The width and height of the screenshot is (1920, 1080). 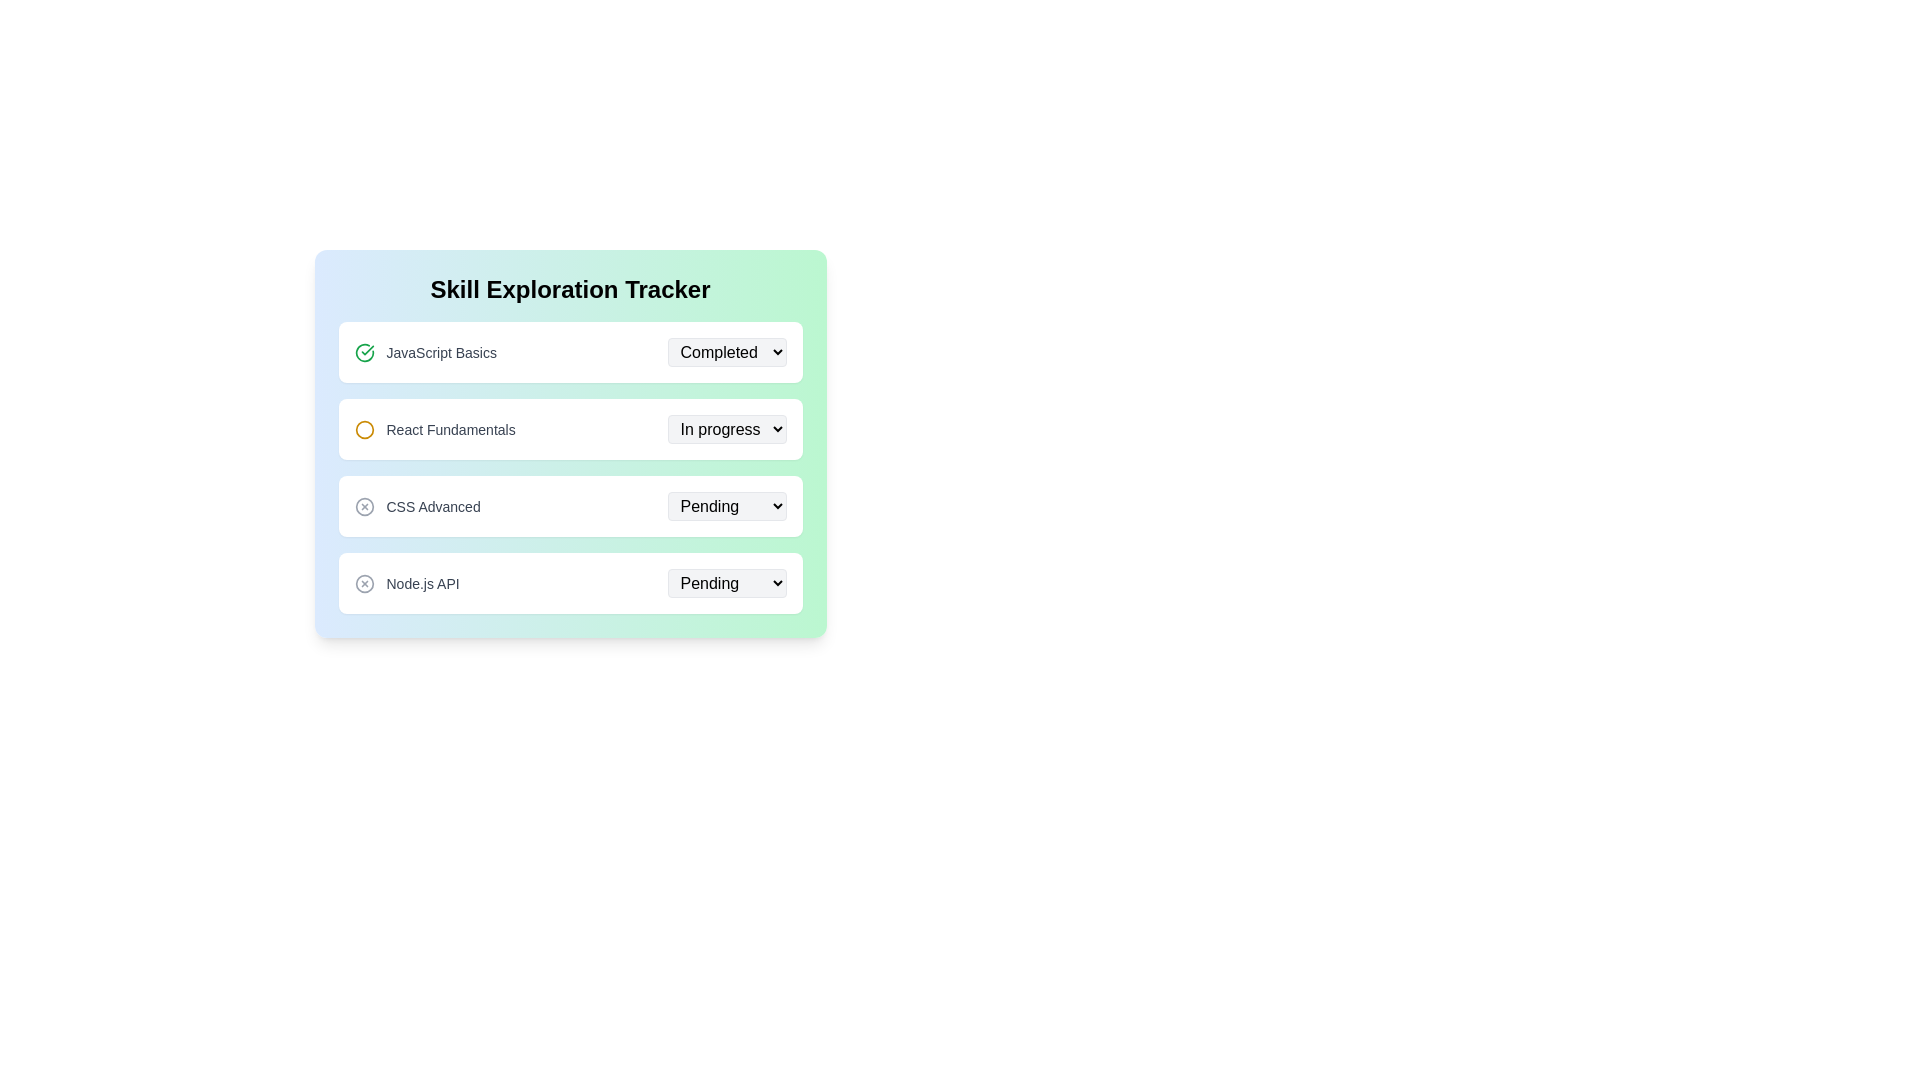 What do you see at coordinates (364, 583) in the screenshot?
I see `the status or actionable icon located at the extreme left of the 'Node.js API' row in the Skill Exploration Tracker module` at bounding box center [364, 583].